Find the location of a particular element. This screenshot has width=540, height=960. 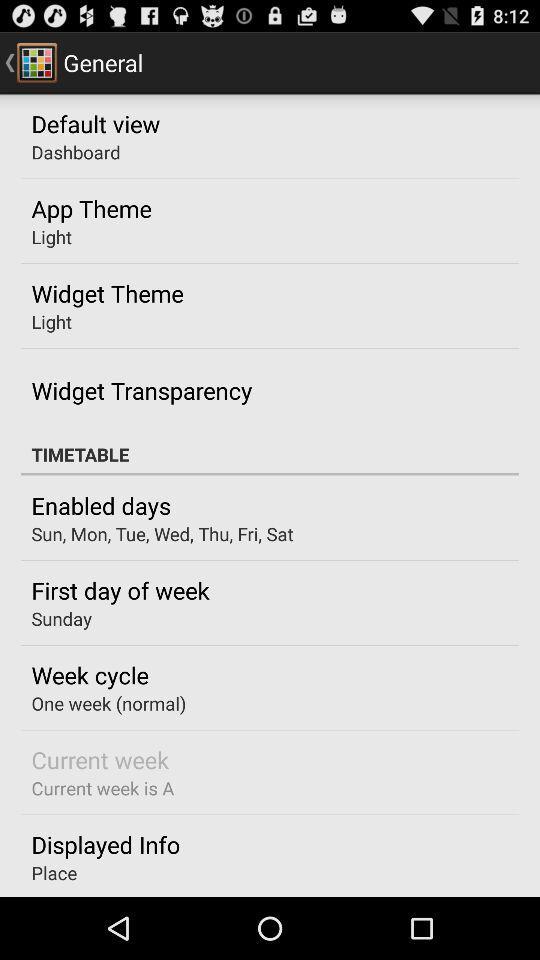

item below light is located at coordinates (107, 292).